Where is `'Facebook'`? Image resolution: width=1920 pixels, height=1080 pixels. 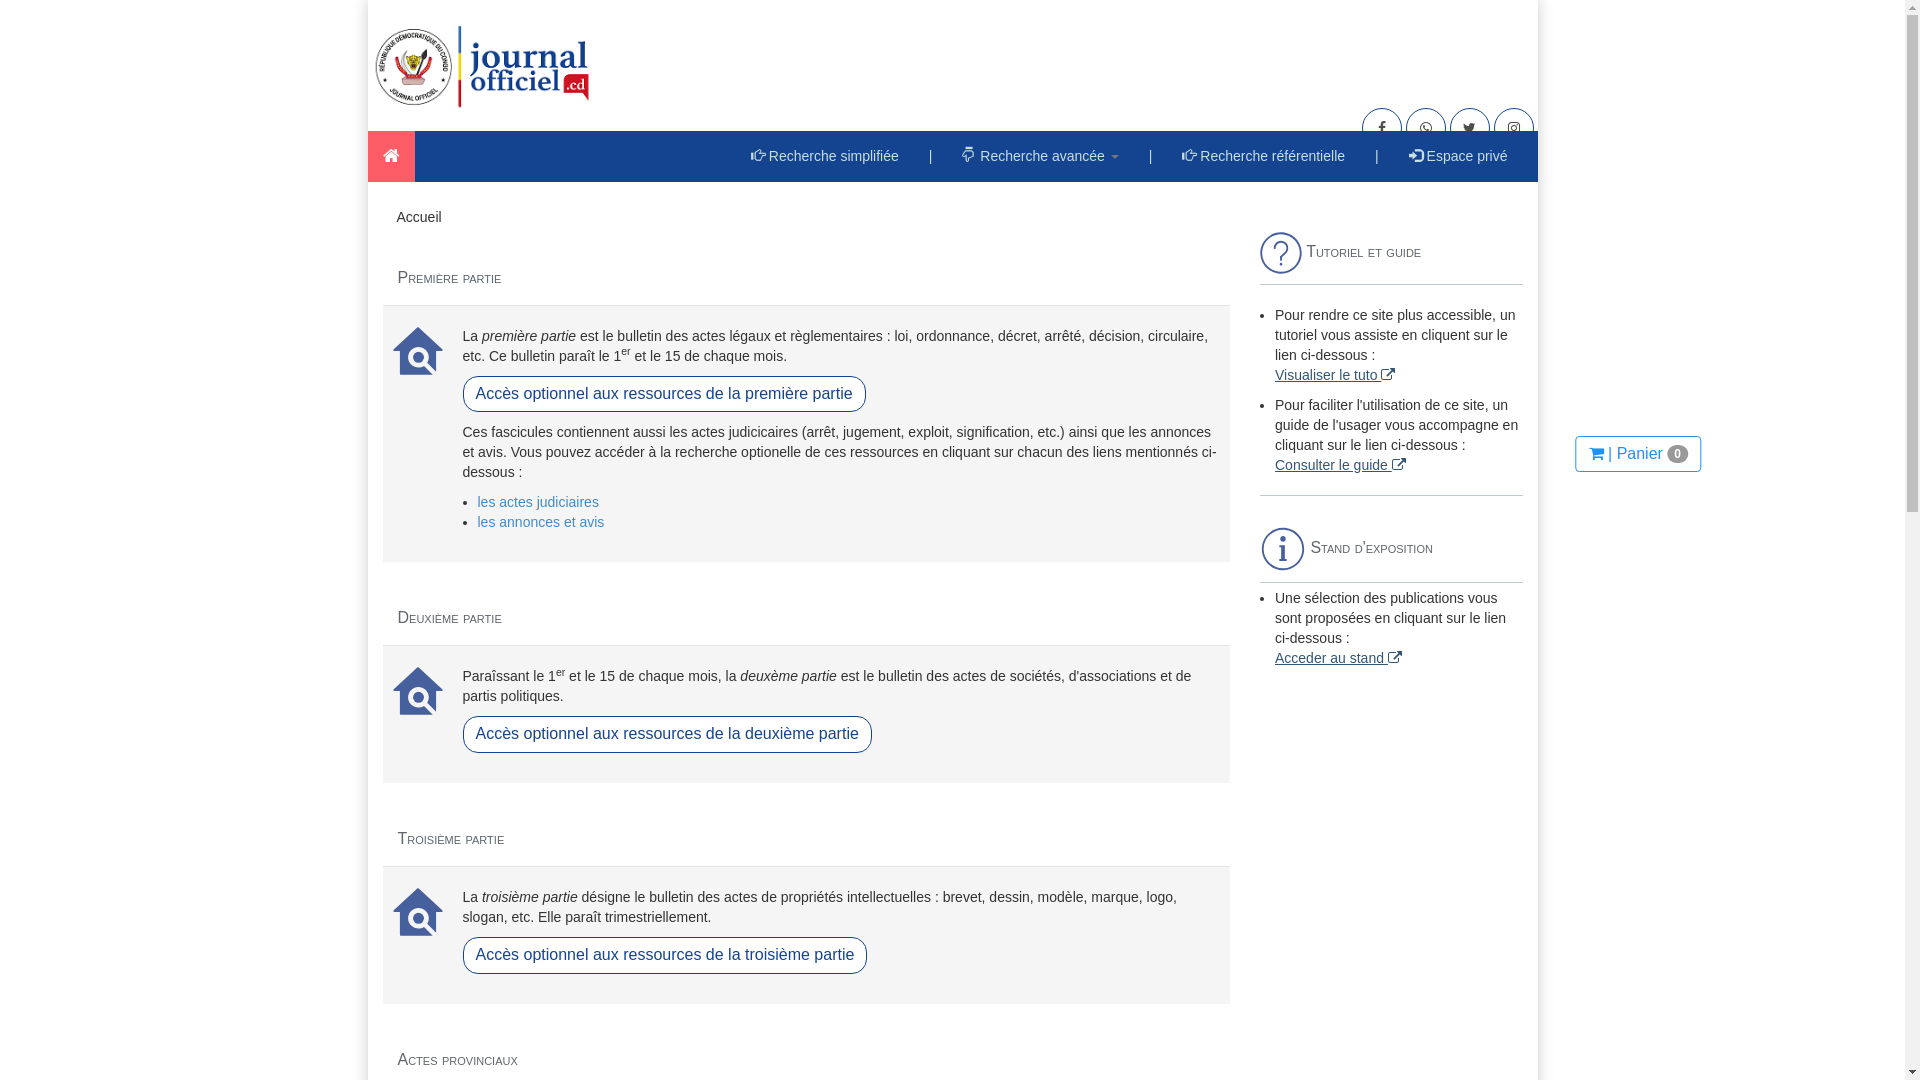
'Facebook' is located at coordinates (1381, 127).